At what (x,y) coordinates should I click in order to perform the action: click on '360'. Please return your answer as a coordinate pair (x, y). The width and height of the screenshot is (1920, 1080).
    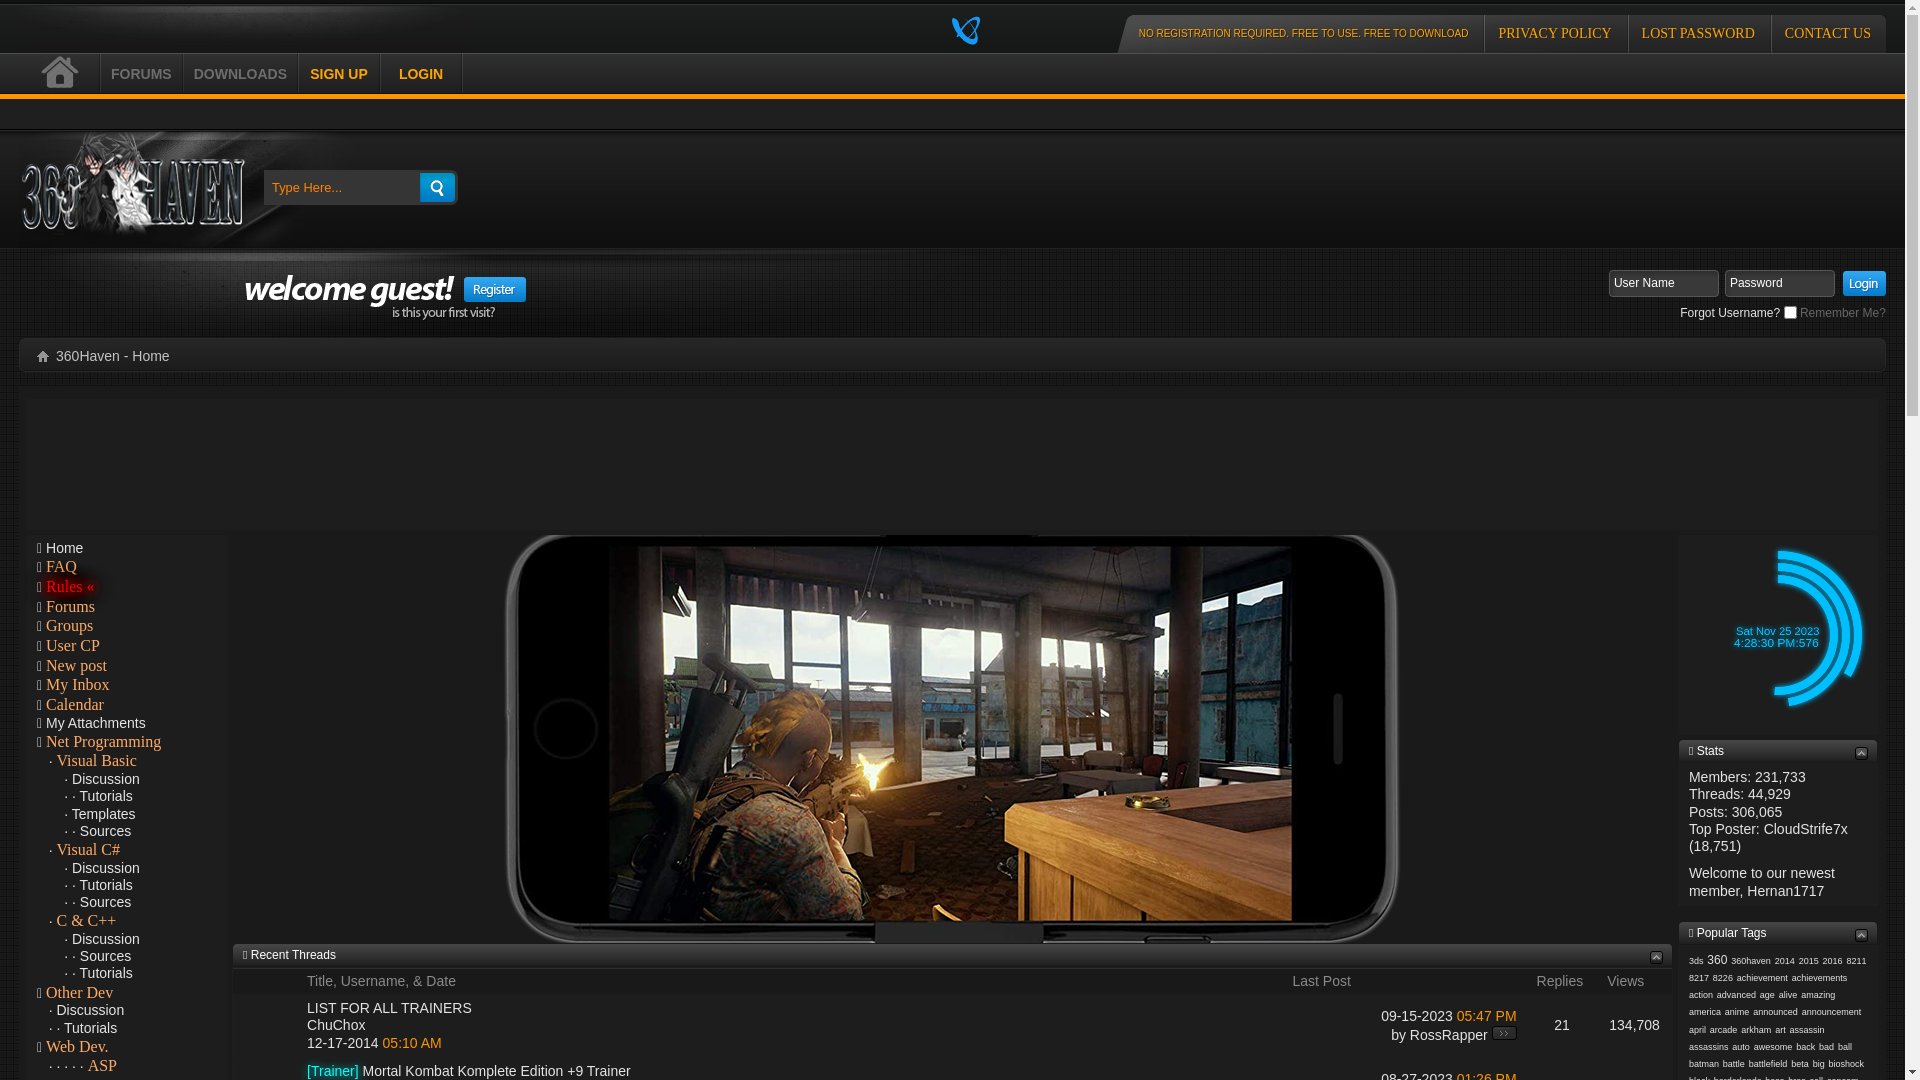
    Looking at the image, I should click on (1716, 959).